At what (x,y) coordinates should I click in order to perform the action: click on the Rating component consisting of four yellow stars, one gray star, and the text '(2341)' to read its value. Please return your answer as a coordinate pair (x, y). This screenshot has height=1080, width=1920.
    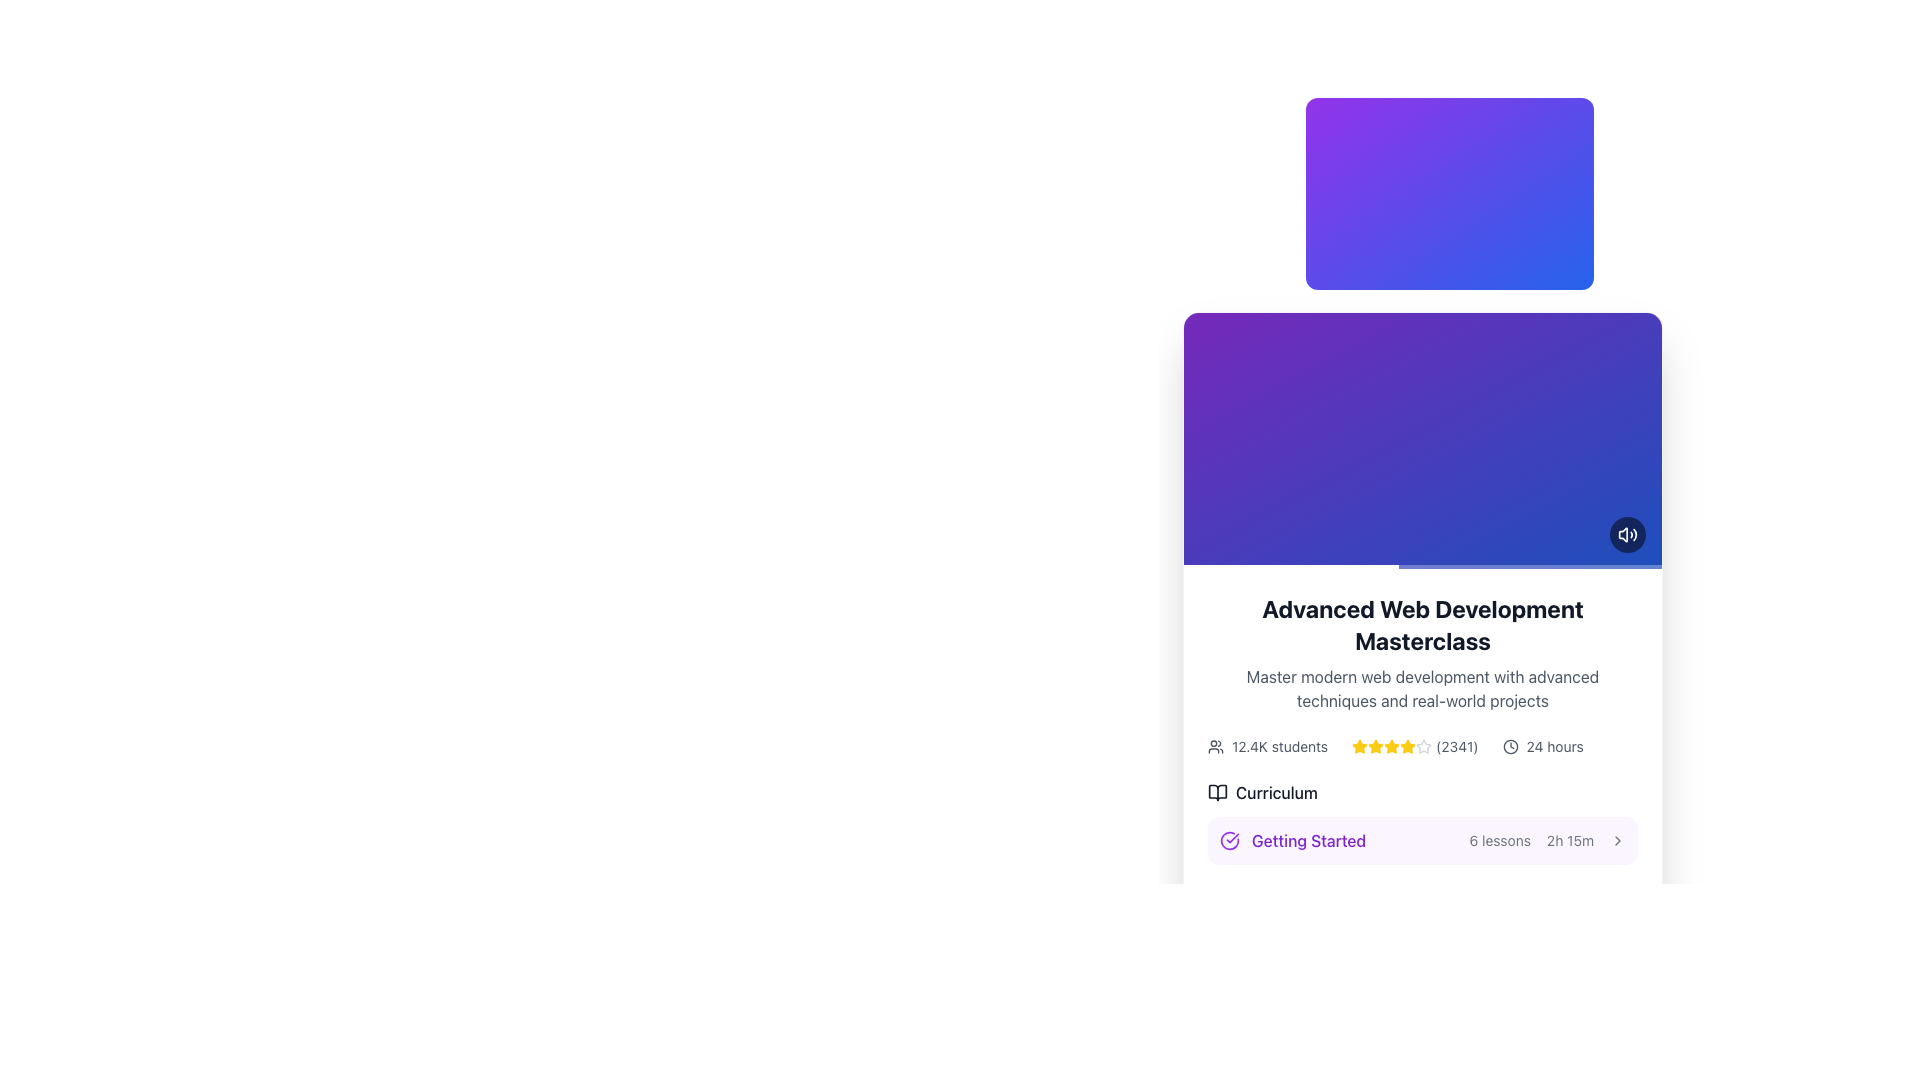
    Looking at the image, I should click on (1414, 747).